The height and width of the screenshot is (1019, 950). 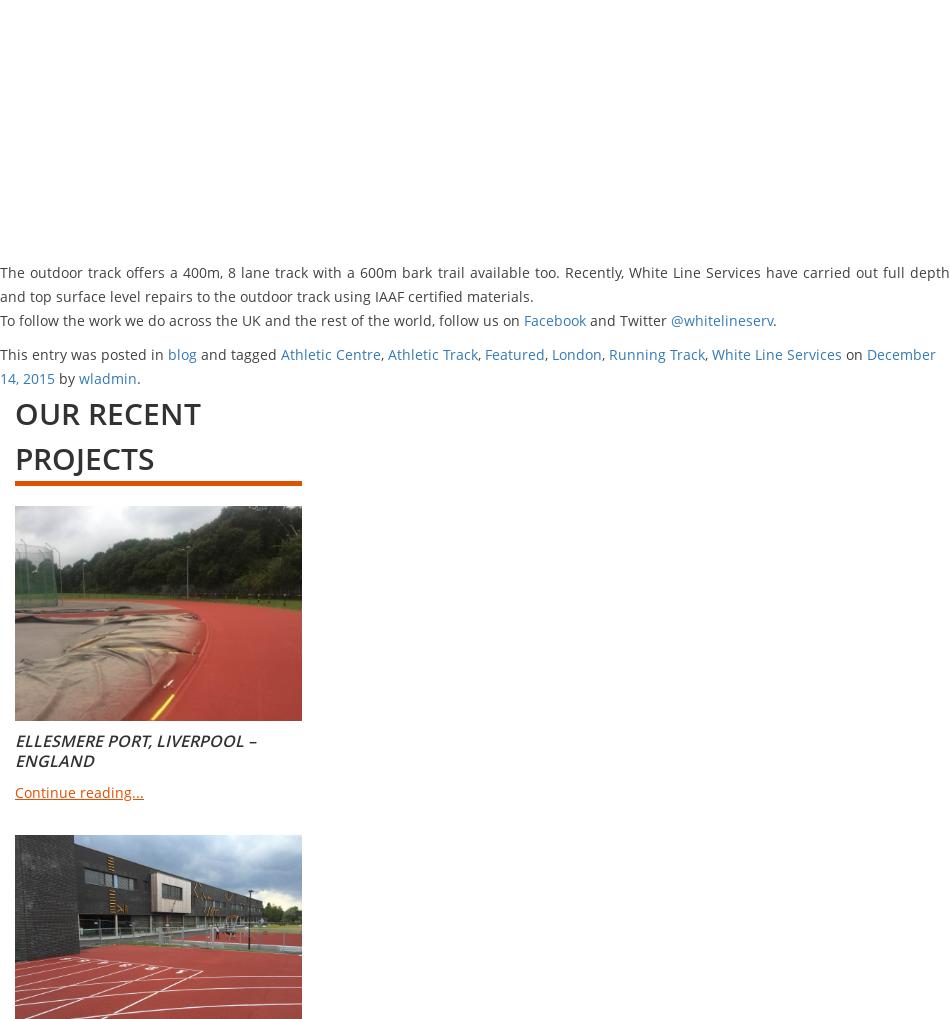 I want to click on 'and tagged', so click(x=197, y=354).